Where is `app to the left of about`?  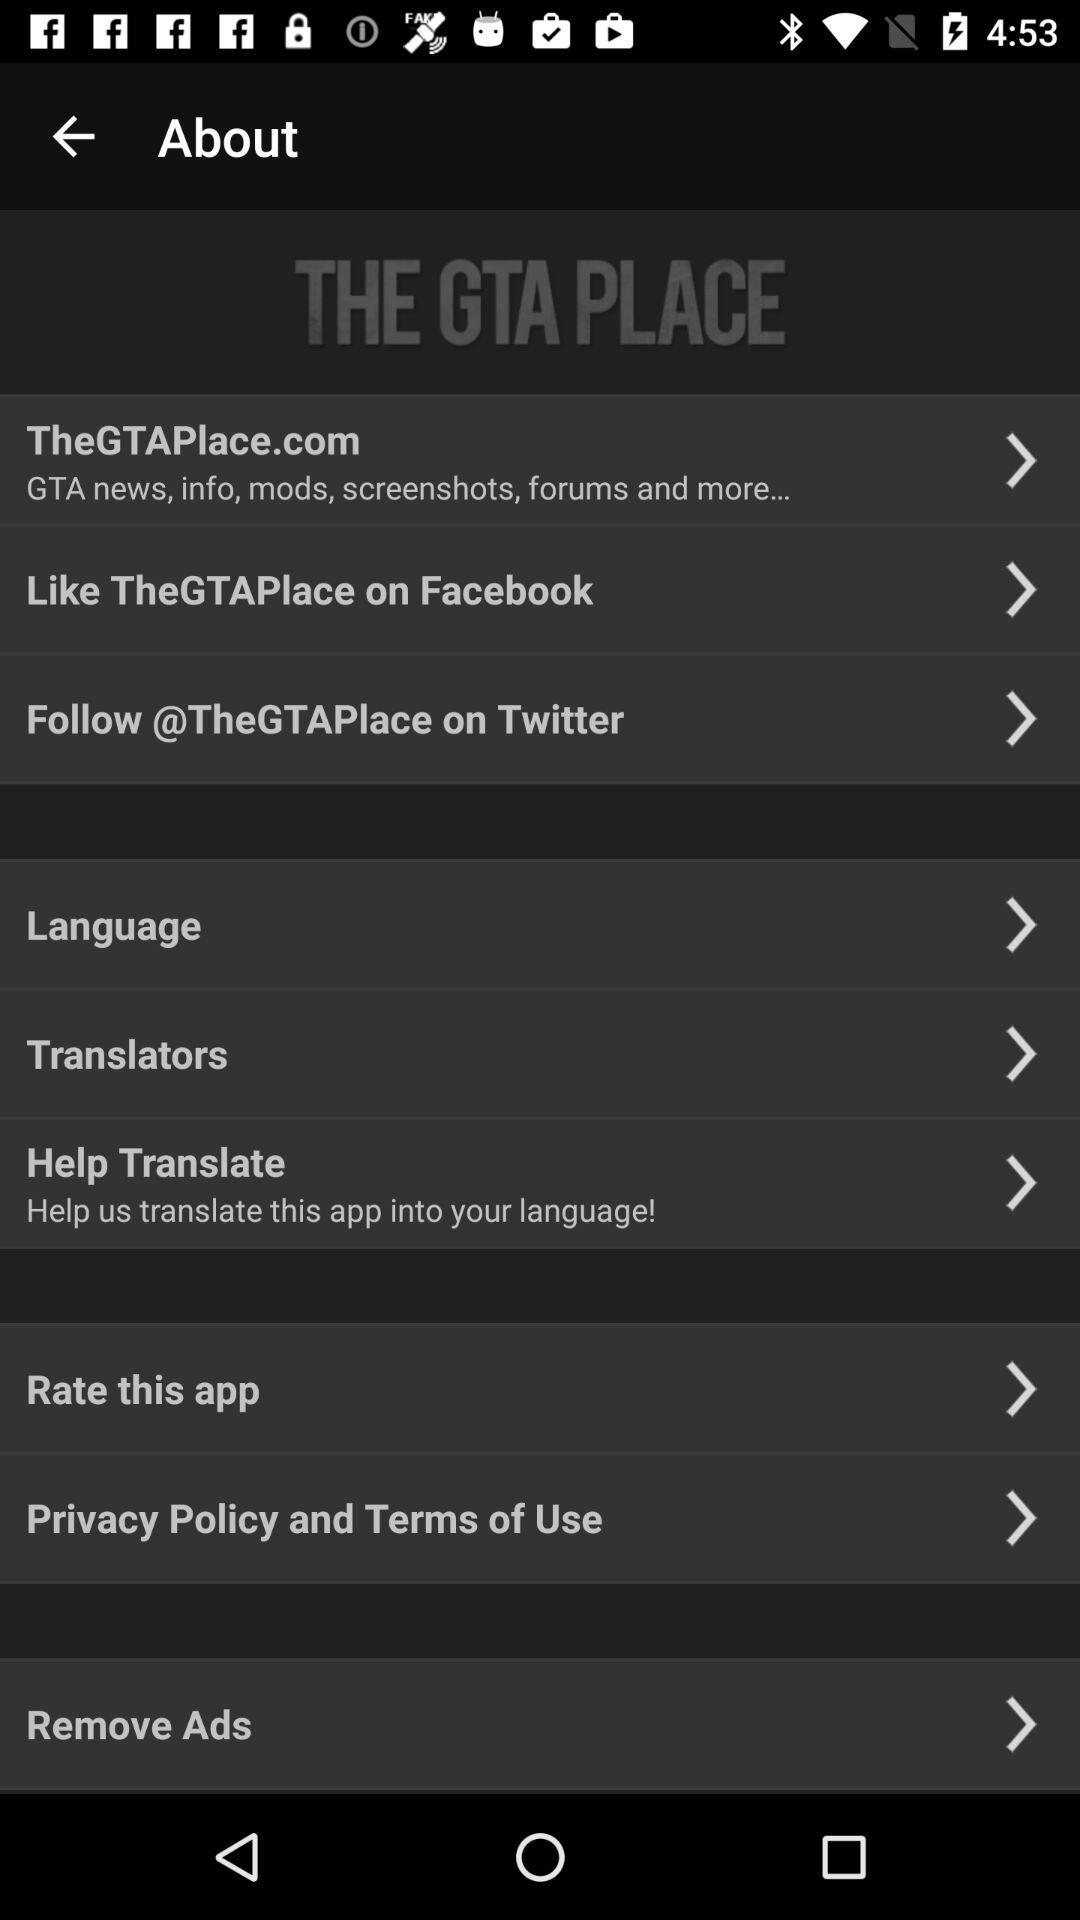 app to the left of about is located at coordinates (72, 135).